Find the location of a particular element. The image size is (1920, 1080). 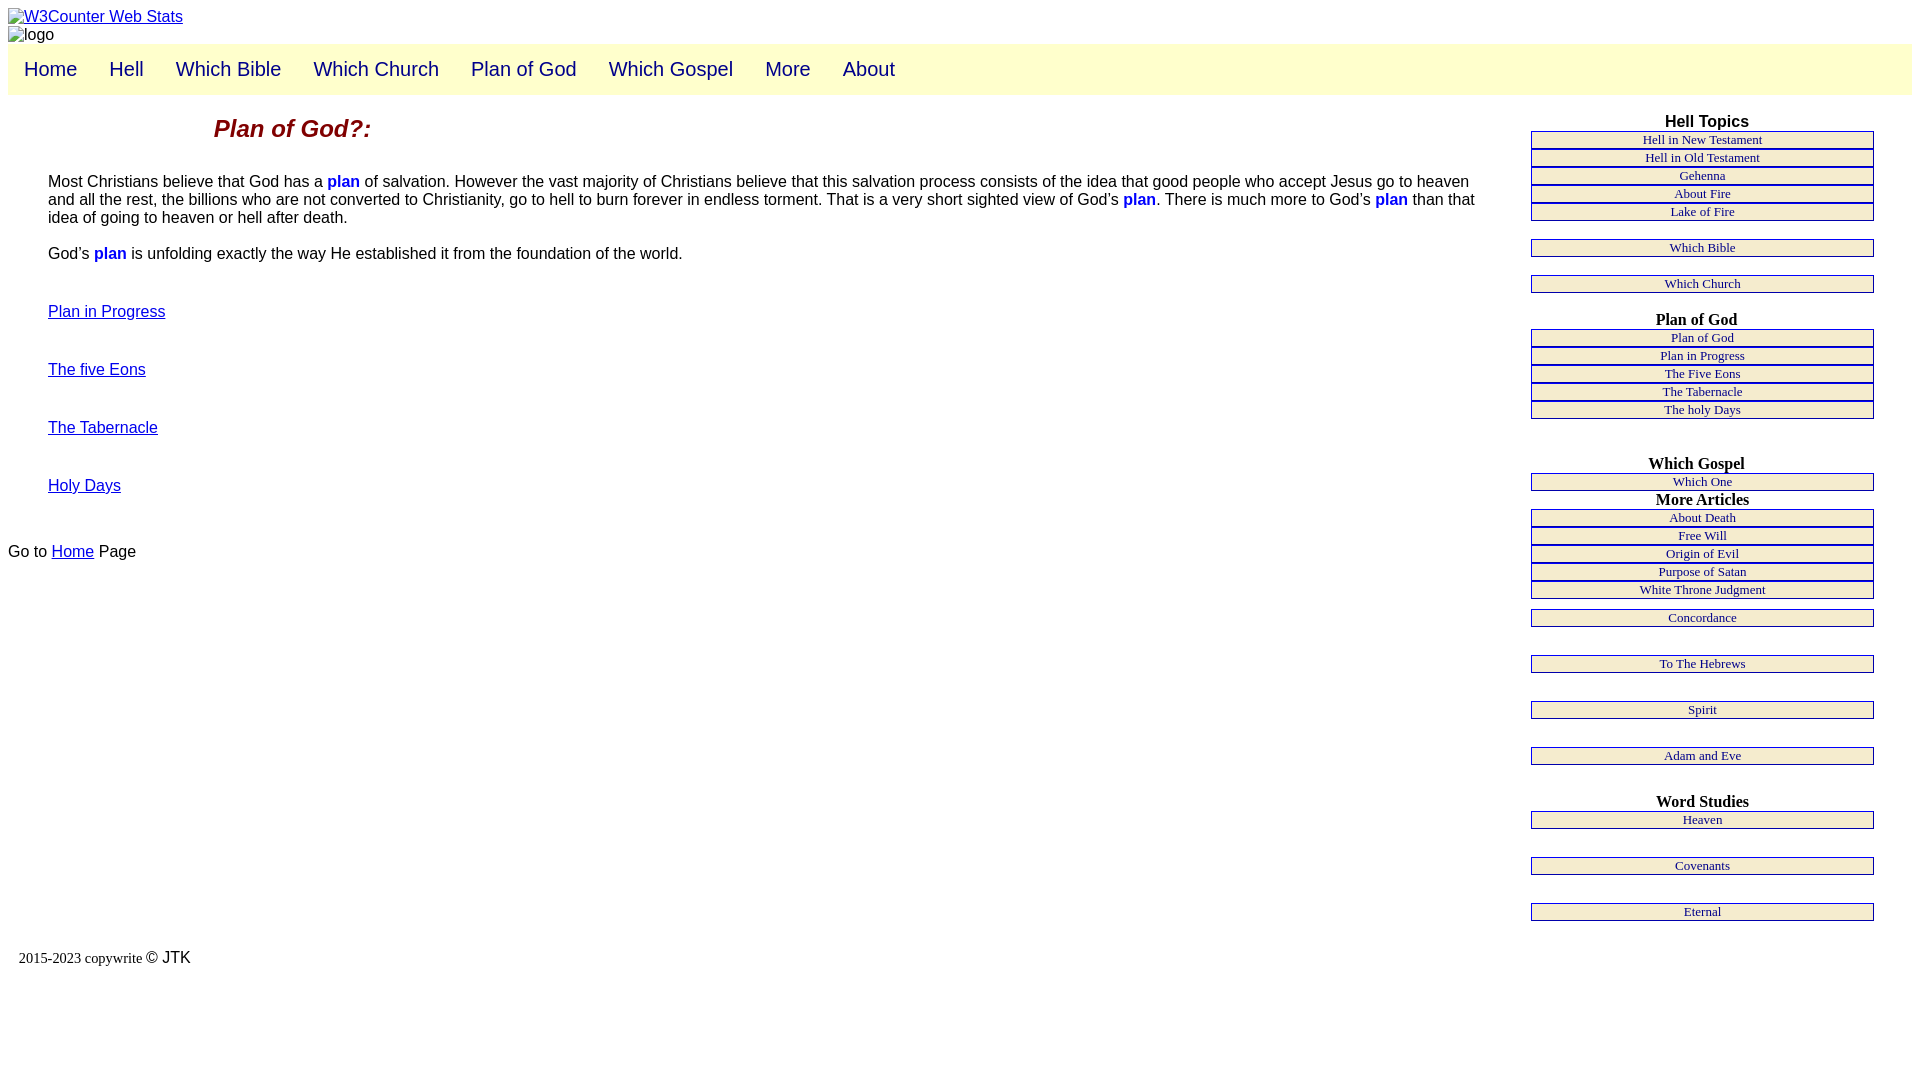

'Lake of Fire' is located at coordinates (1701, 212).